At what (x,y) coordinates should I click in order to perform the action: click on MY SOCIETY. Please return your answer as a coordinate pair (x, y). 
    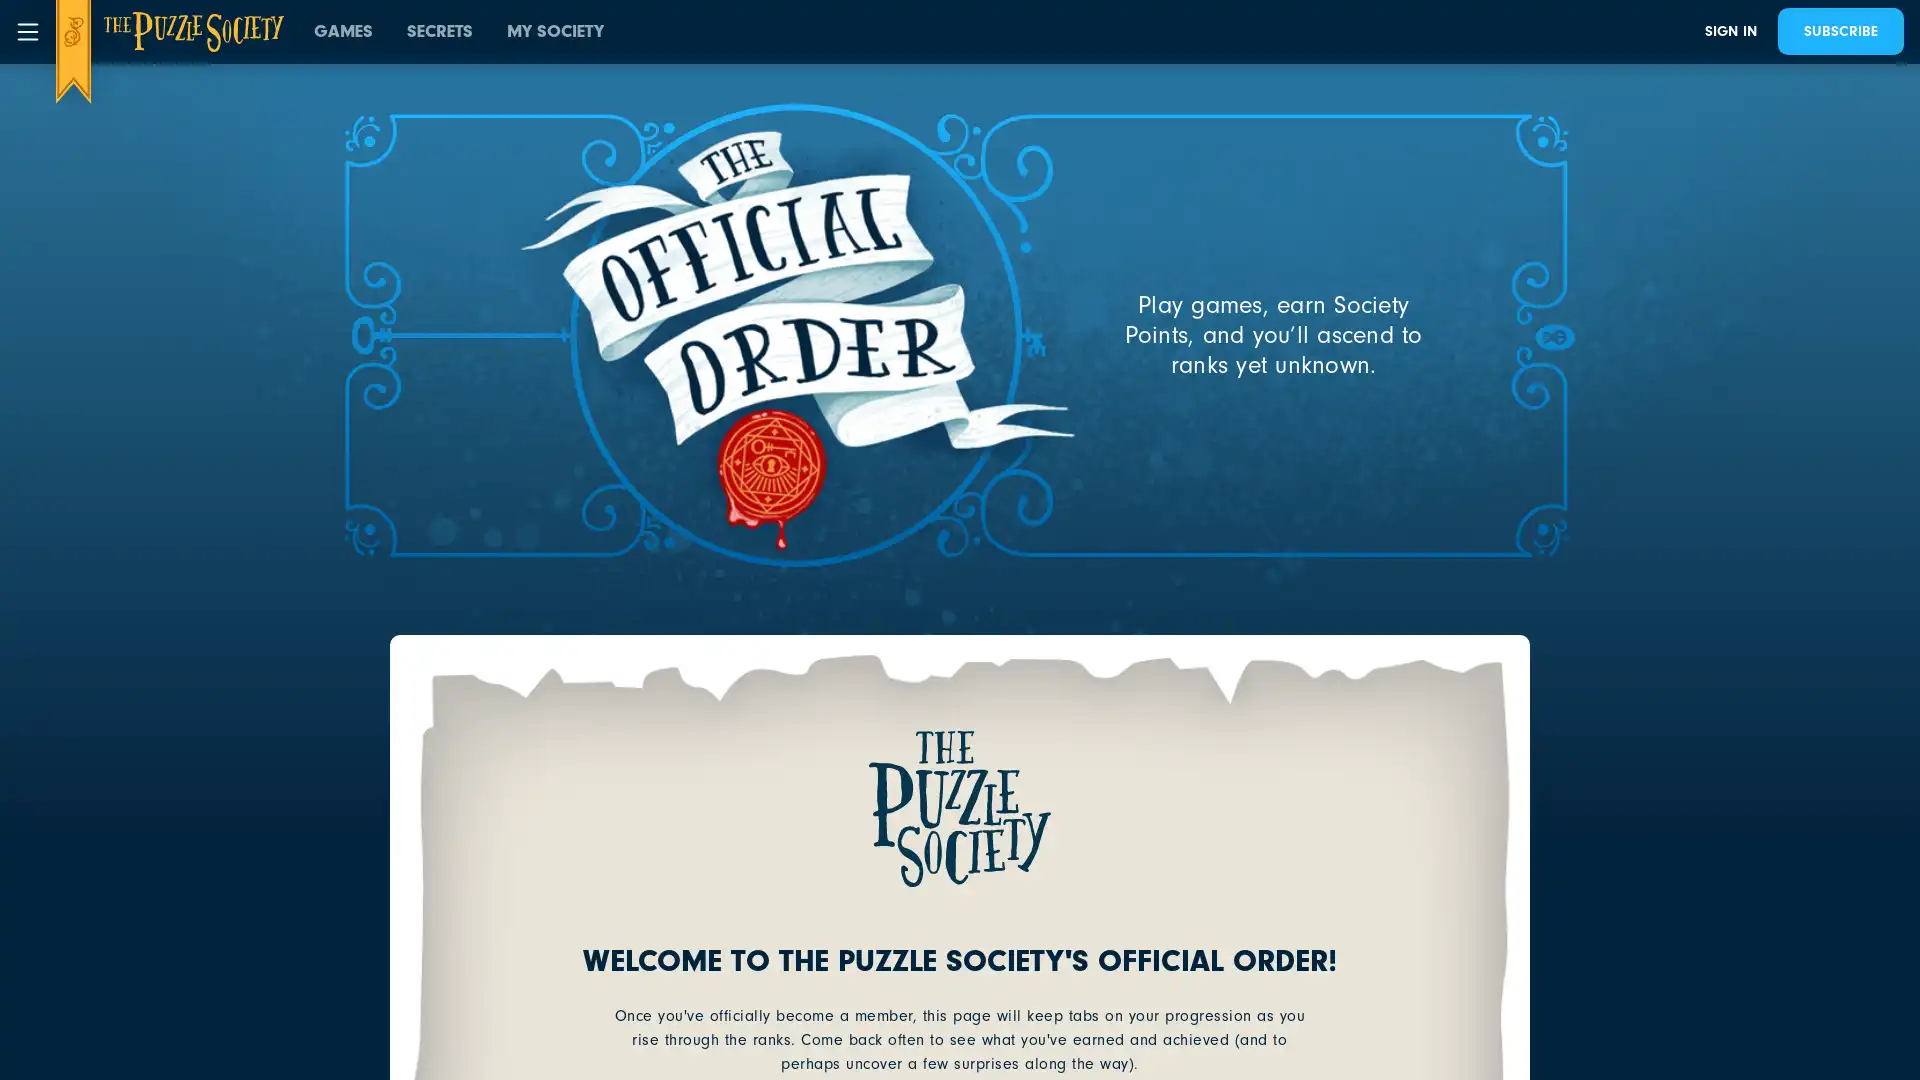
    Looking at the image, I should click on (555, 31).